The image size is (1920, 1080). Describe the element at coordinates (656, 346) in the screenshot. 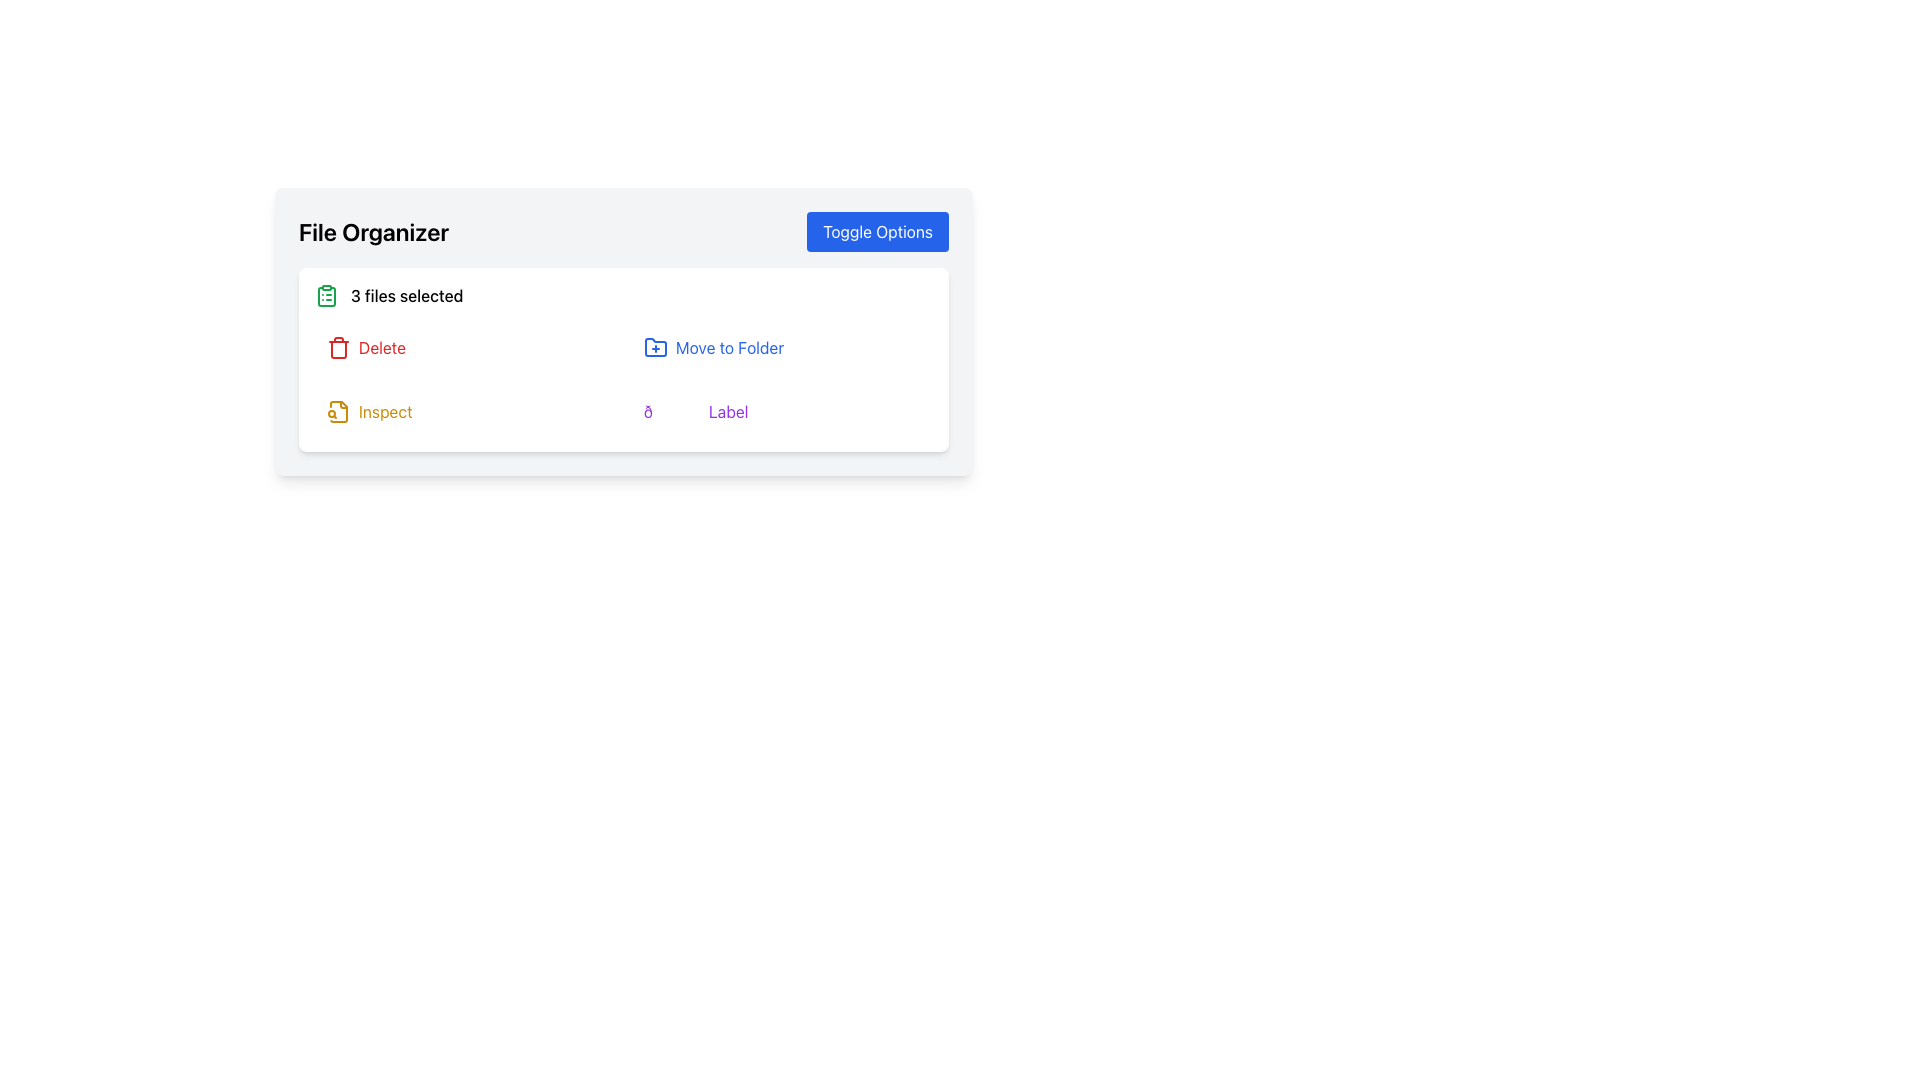

I see `the decorative shape used as part of the 'Move to Folder' icon located in the second row of the grid, to the right of the 'Delete' icon and text` at that location.